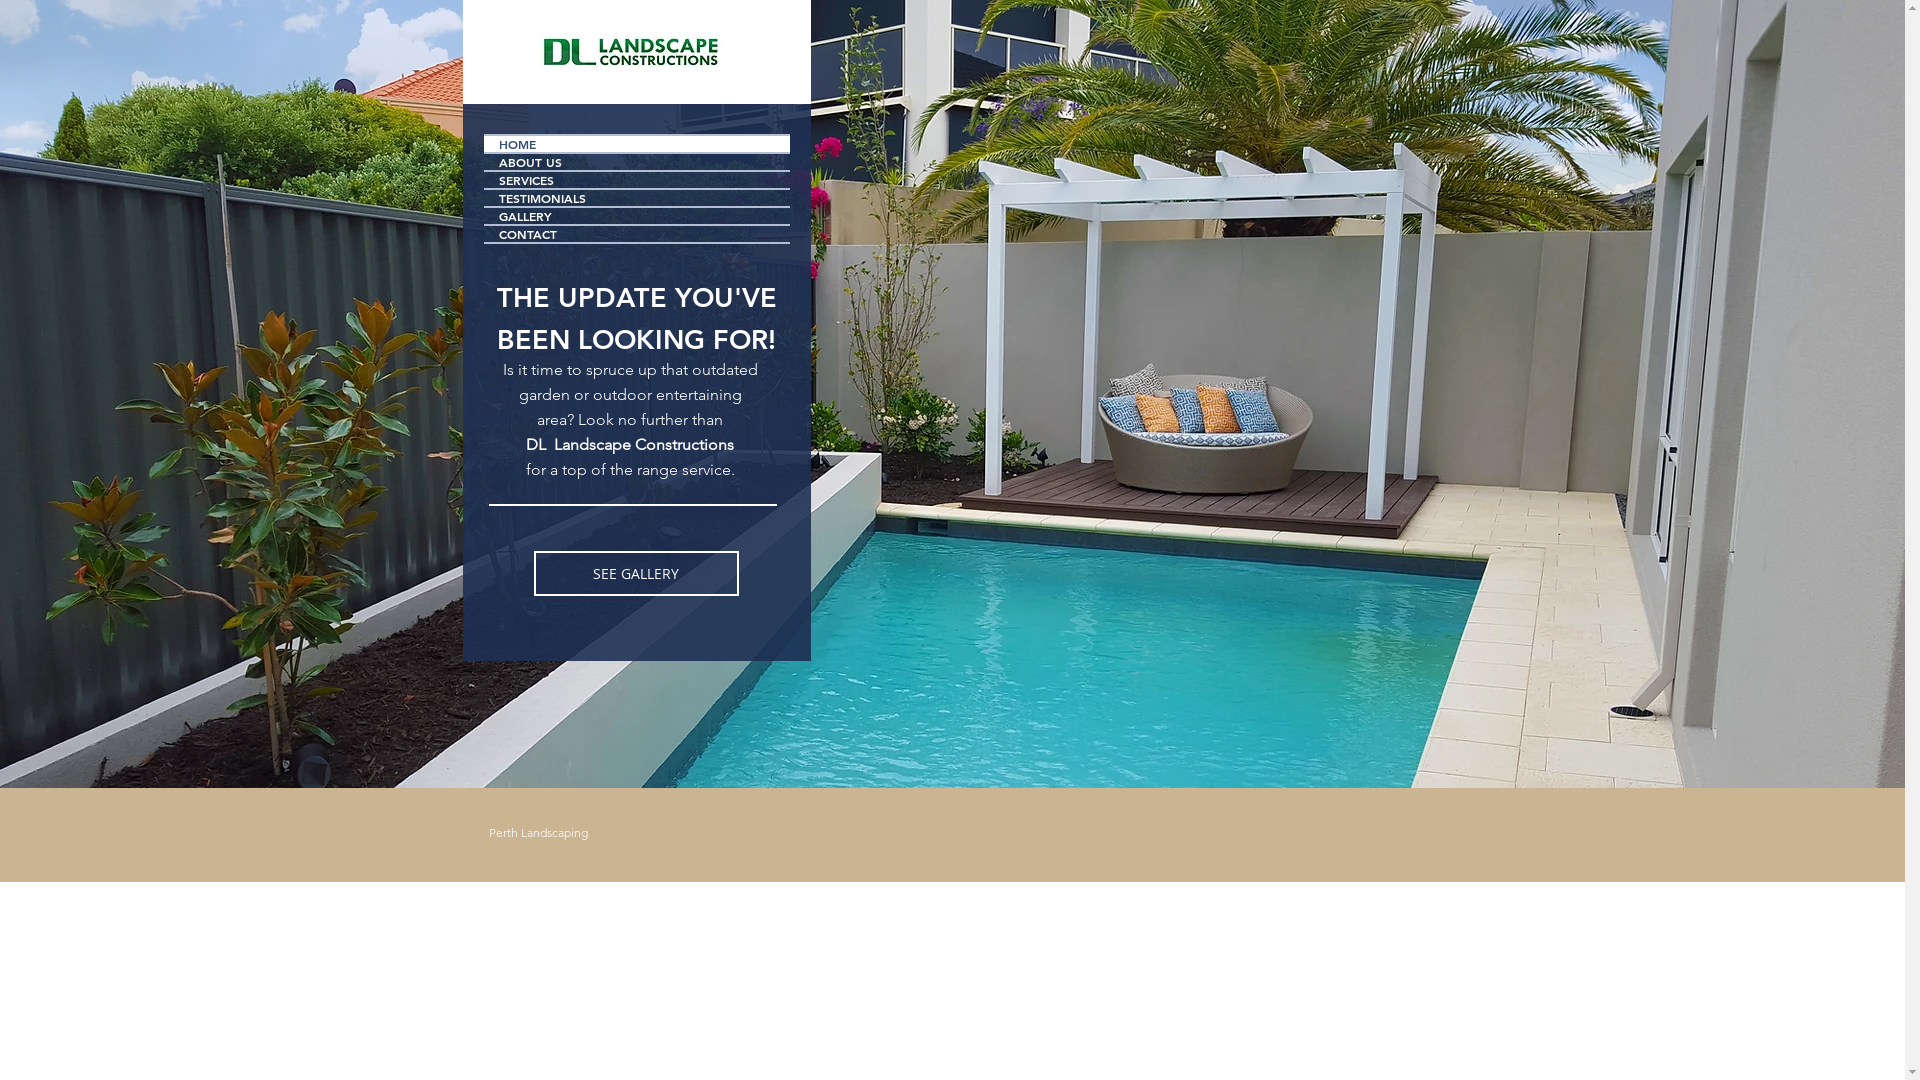 The width and height of the screenshot is (1920, 1080). I want to click on 'ABOUT US', so click(636, 161).